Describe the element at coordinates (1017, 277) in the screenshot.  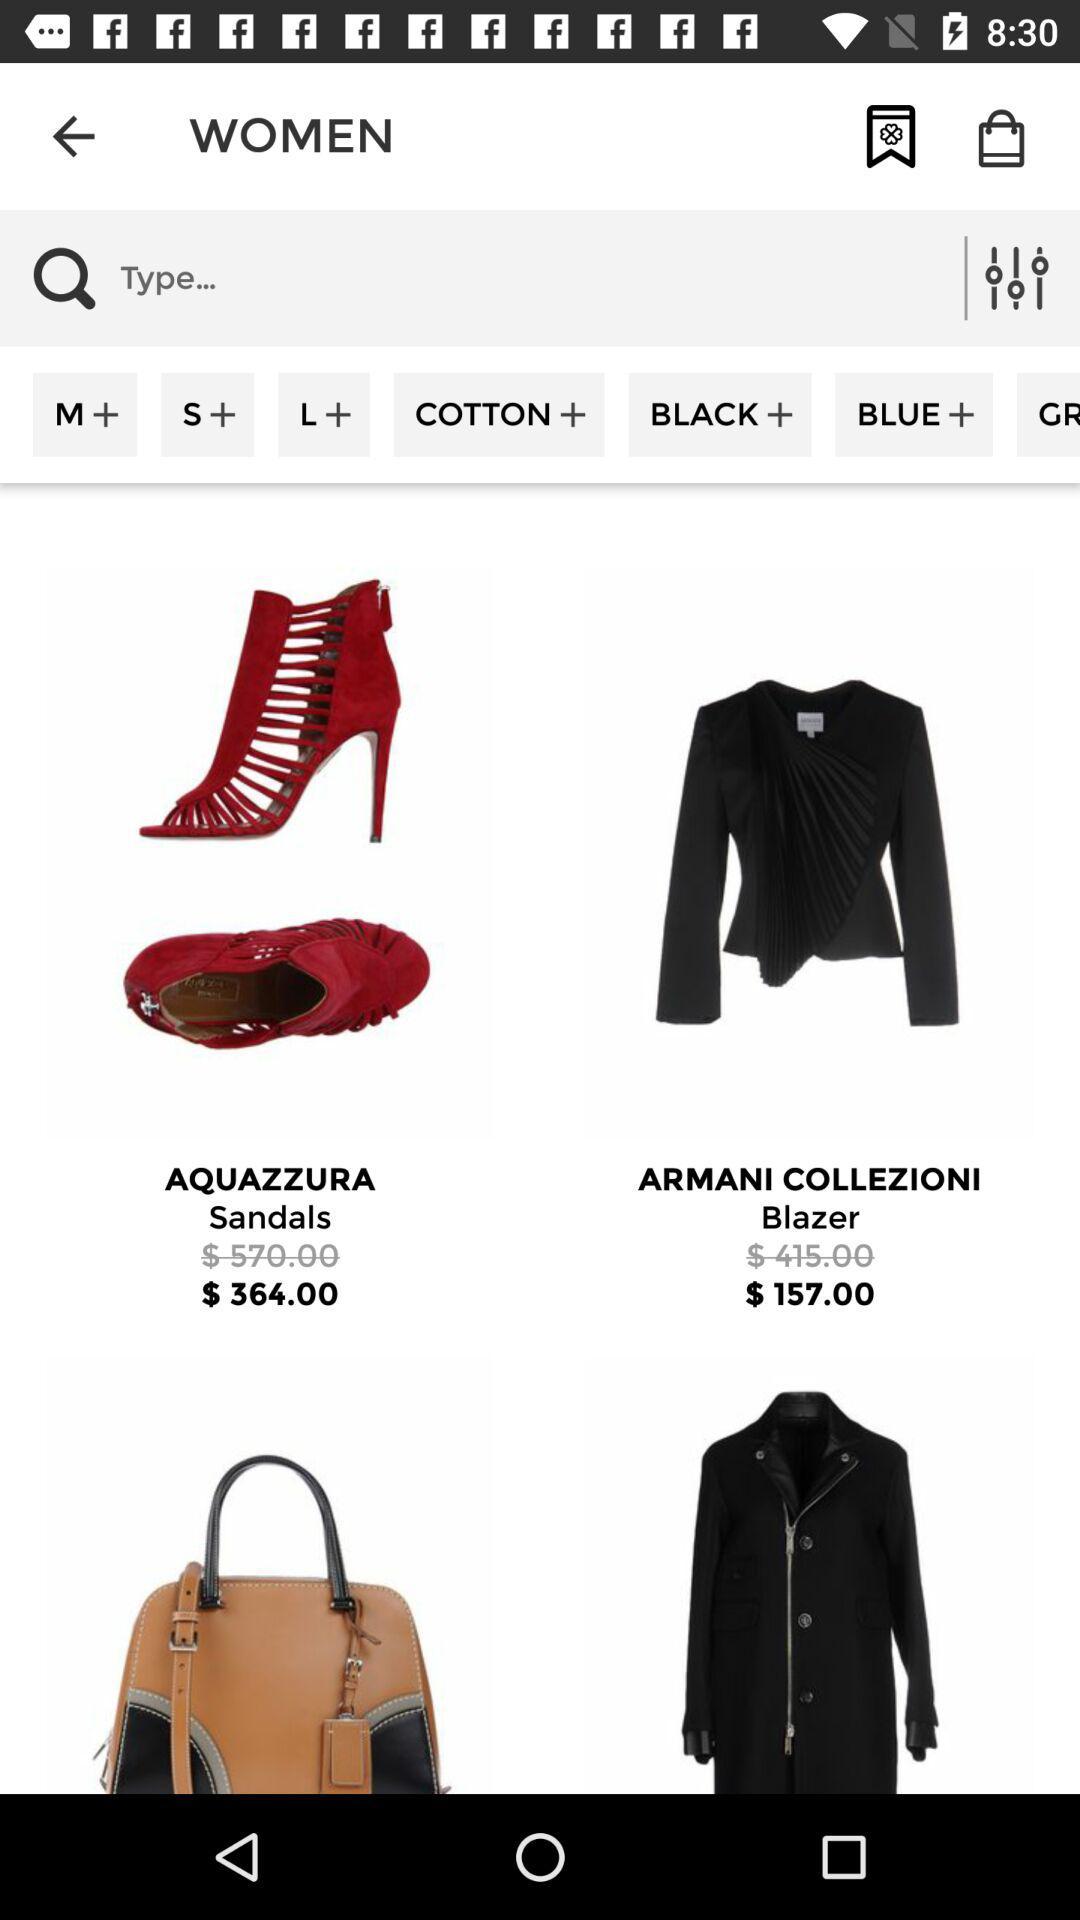
I see `the sliders icon` at that location.